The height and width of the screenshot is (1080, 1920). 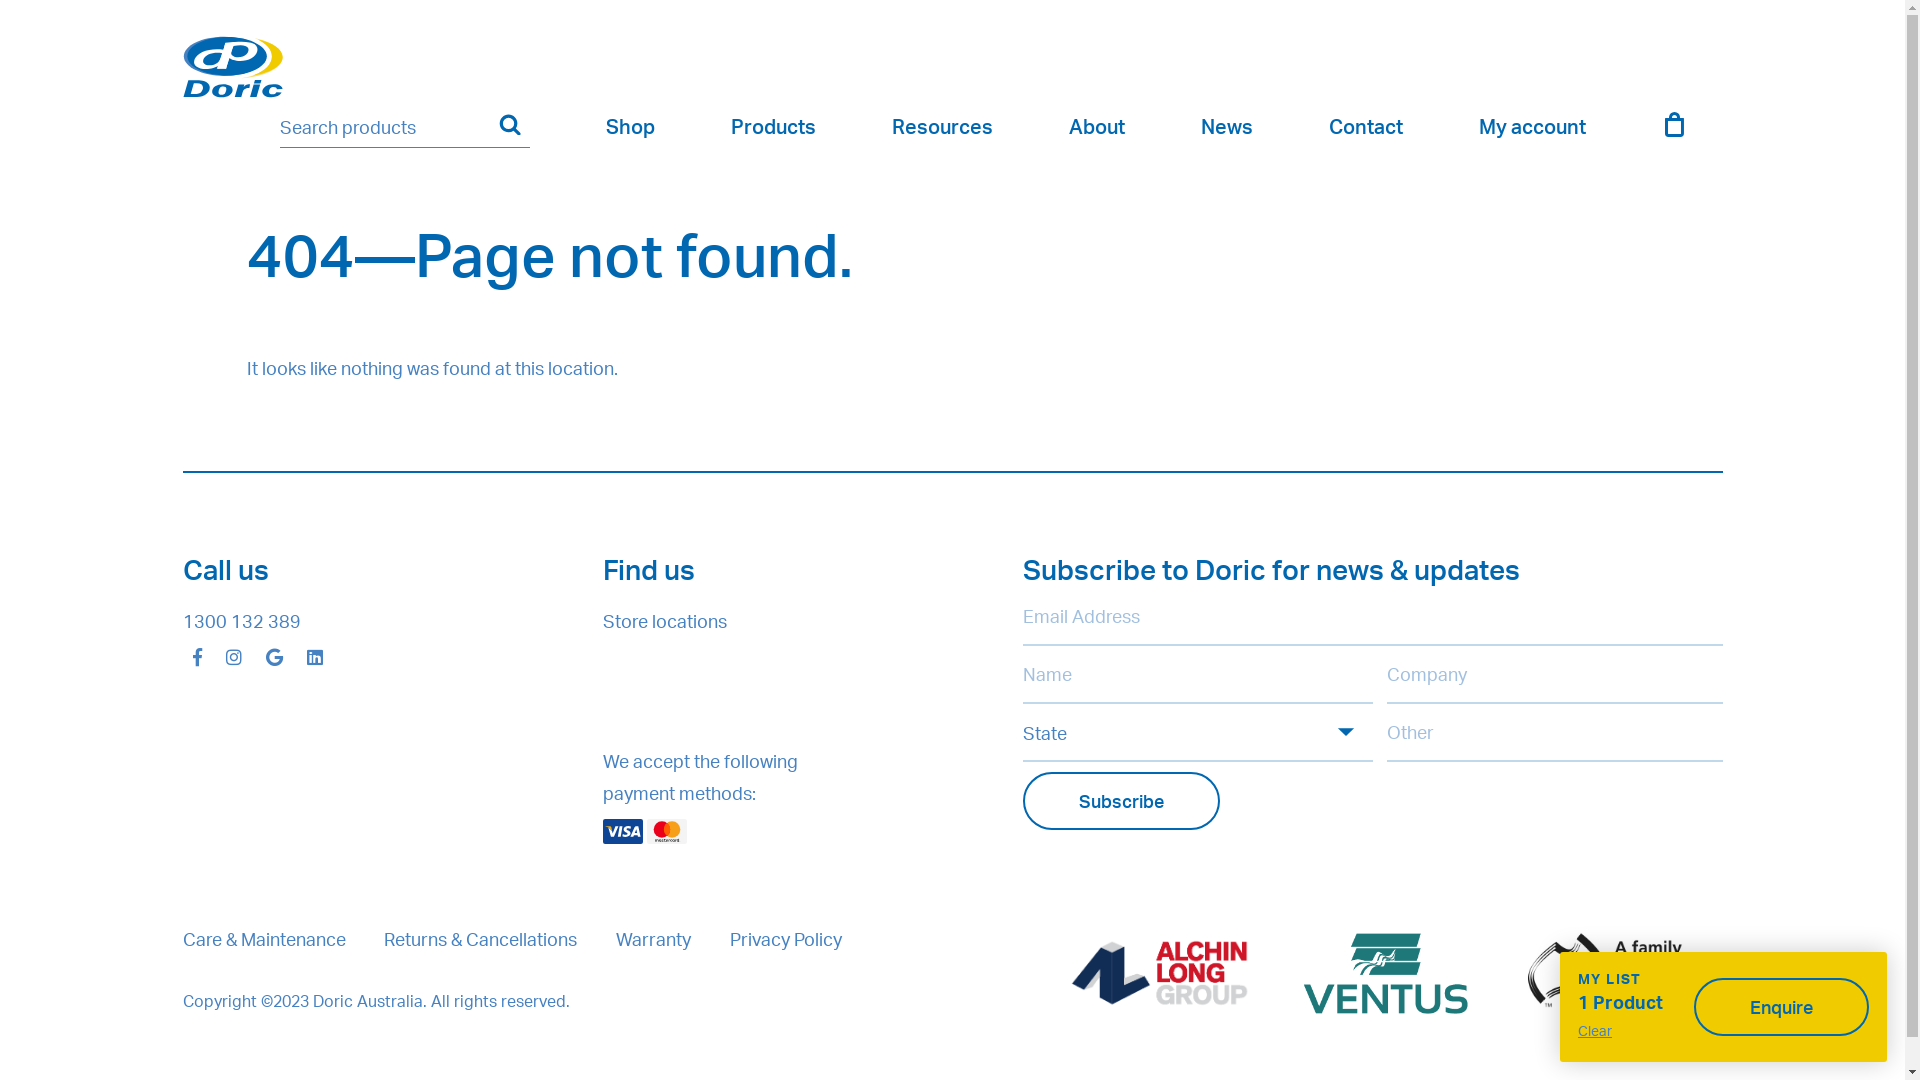 What do you see at coordinates (1693, 1006) in the screenshot?
I see `'Enquire'` at bounding box center [1693, 1006].